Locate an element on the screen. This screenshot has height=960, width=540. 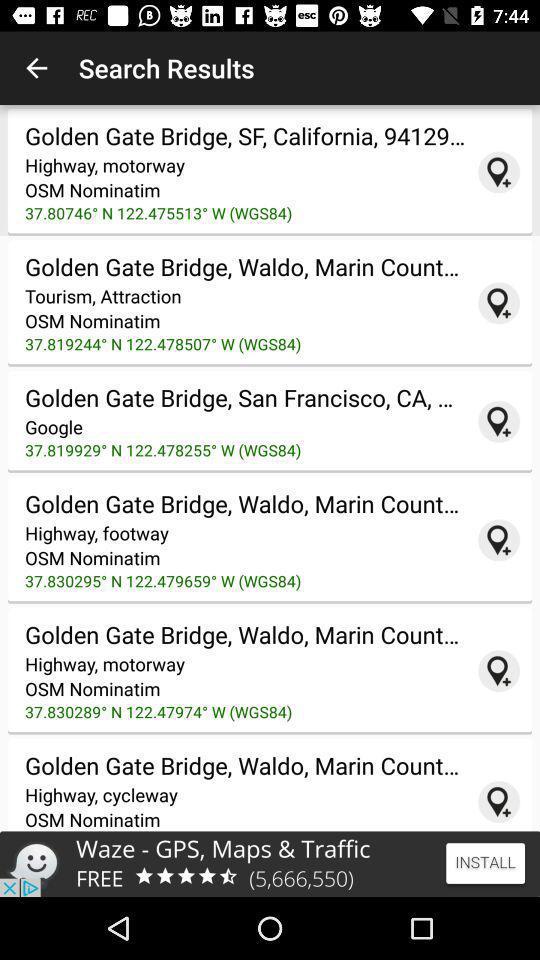
the location marker is located at coordinates (498, 539).